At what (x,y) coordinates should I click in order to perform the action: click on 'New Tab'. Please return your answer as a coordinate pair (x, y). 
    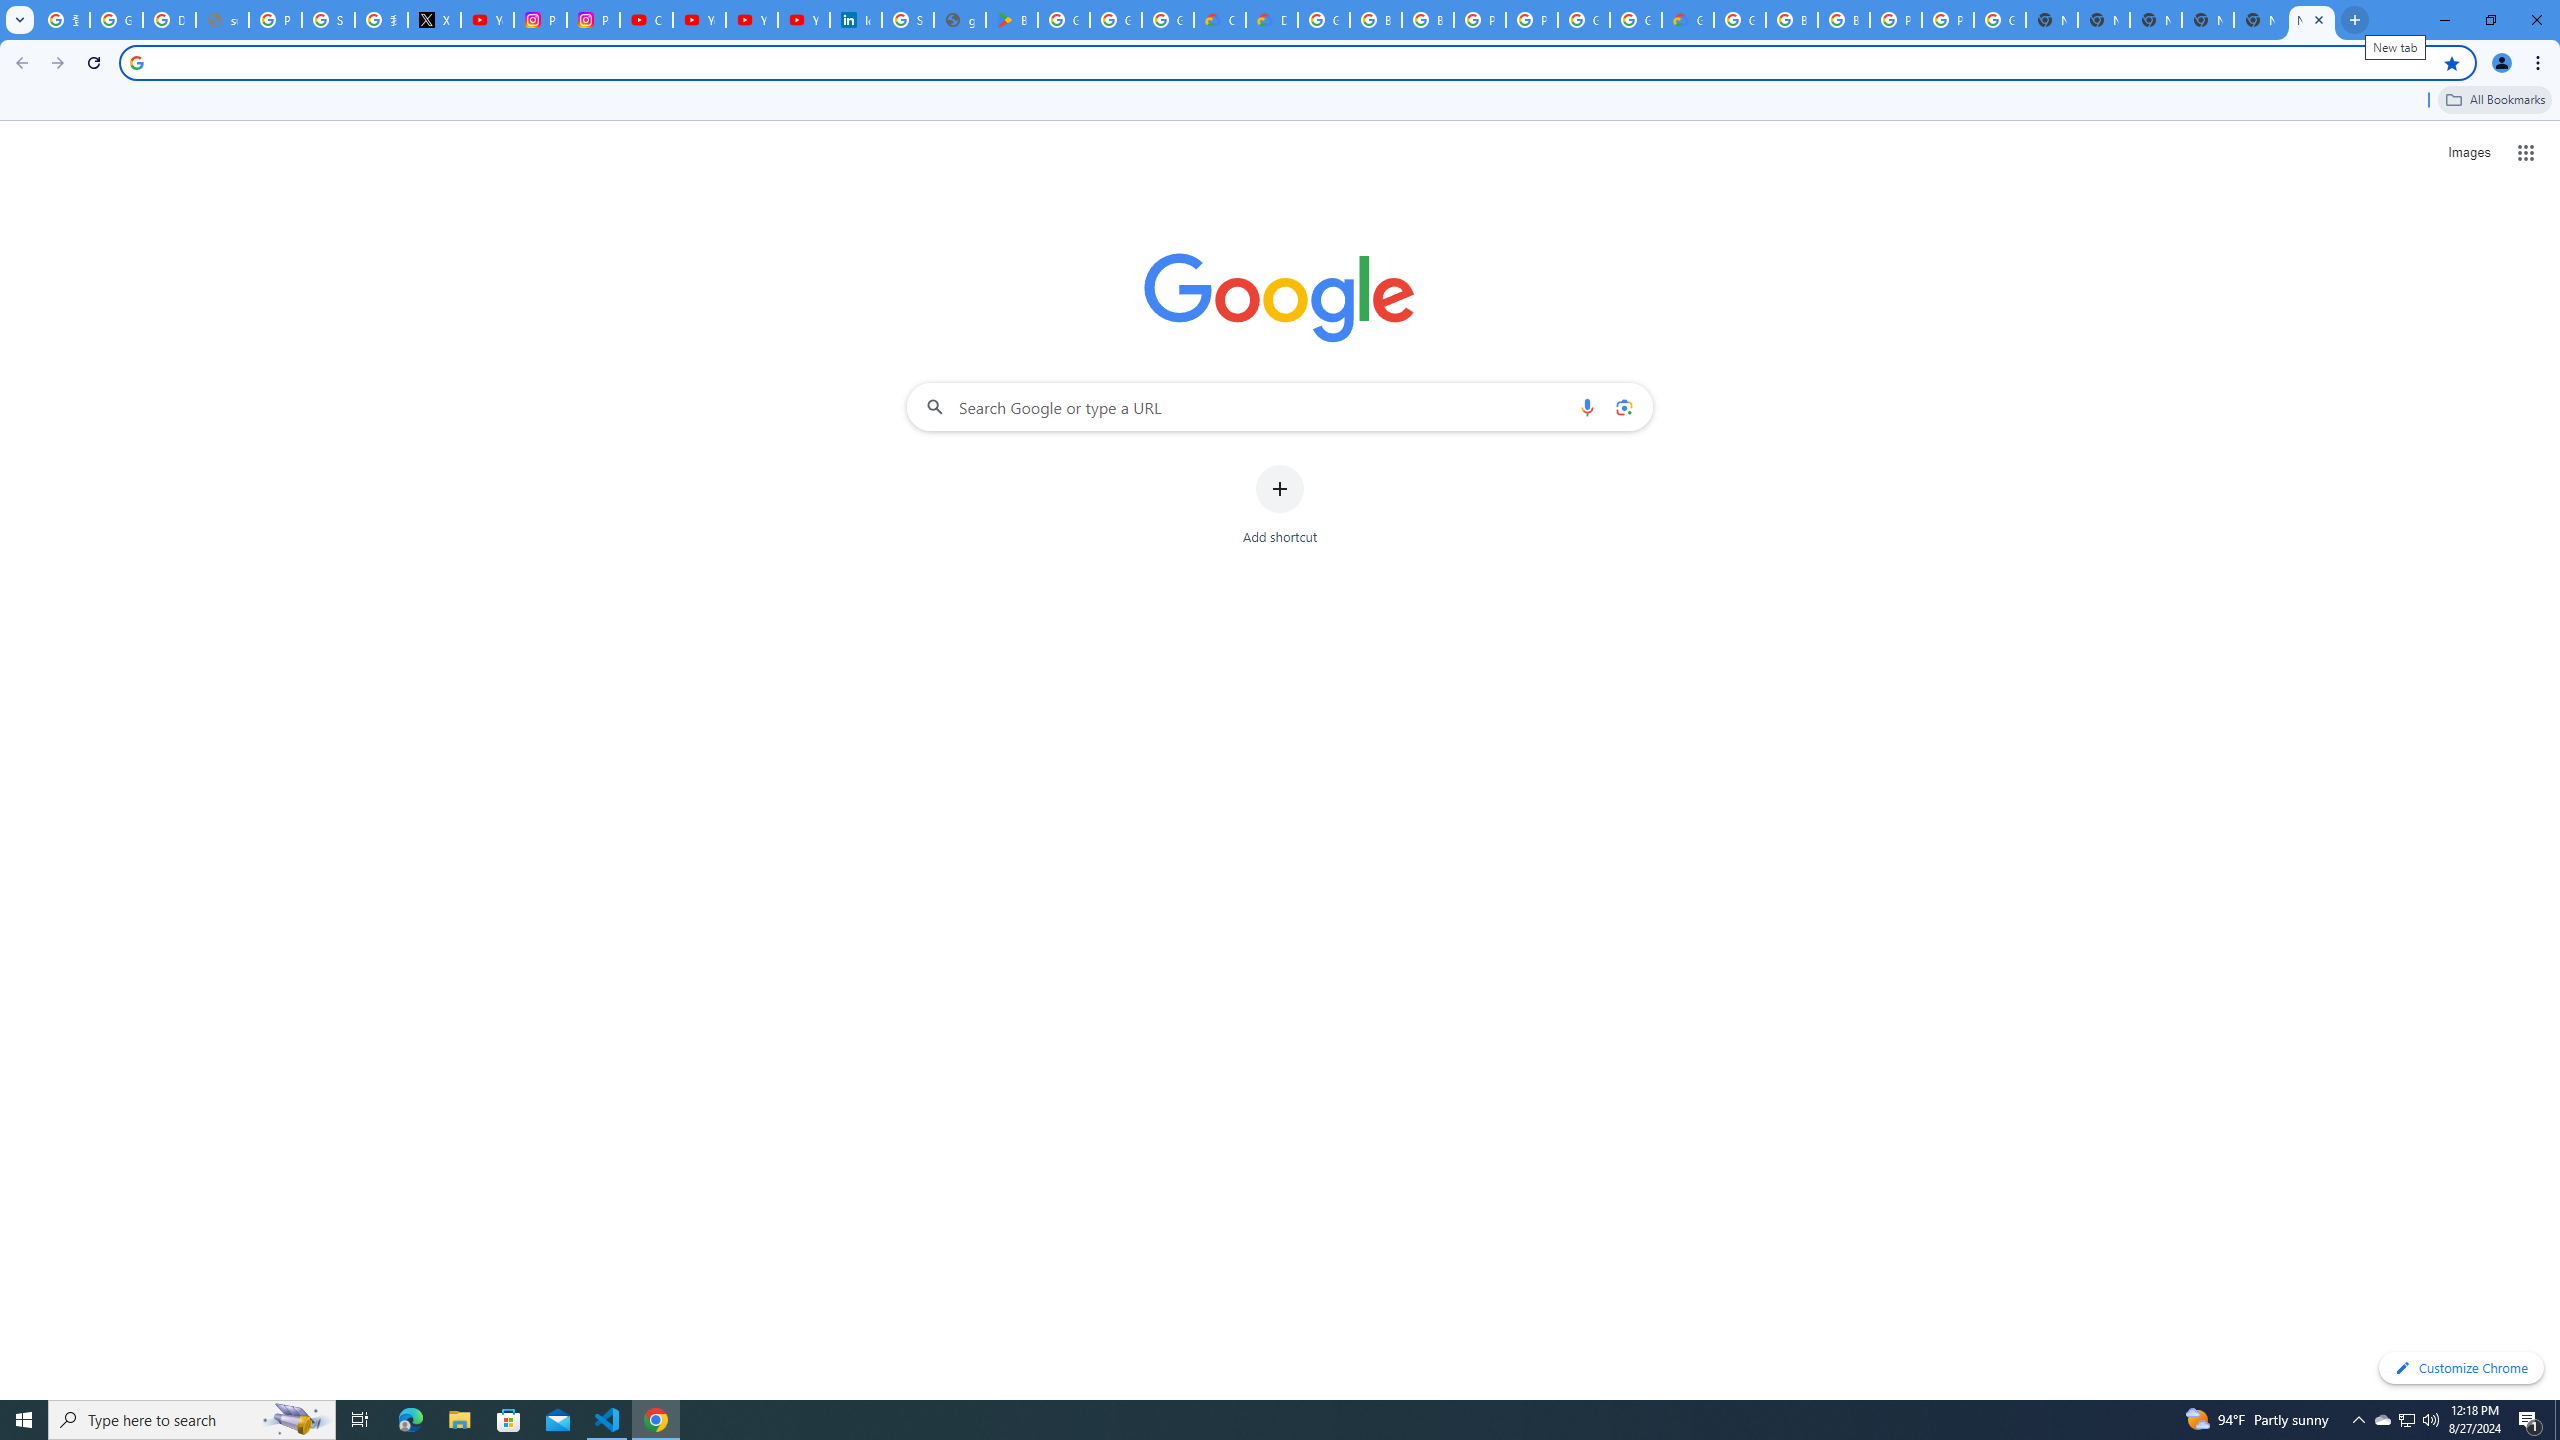
    Looking at the image, I should click on (2208, 19).